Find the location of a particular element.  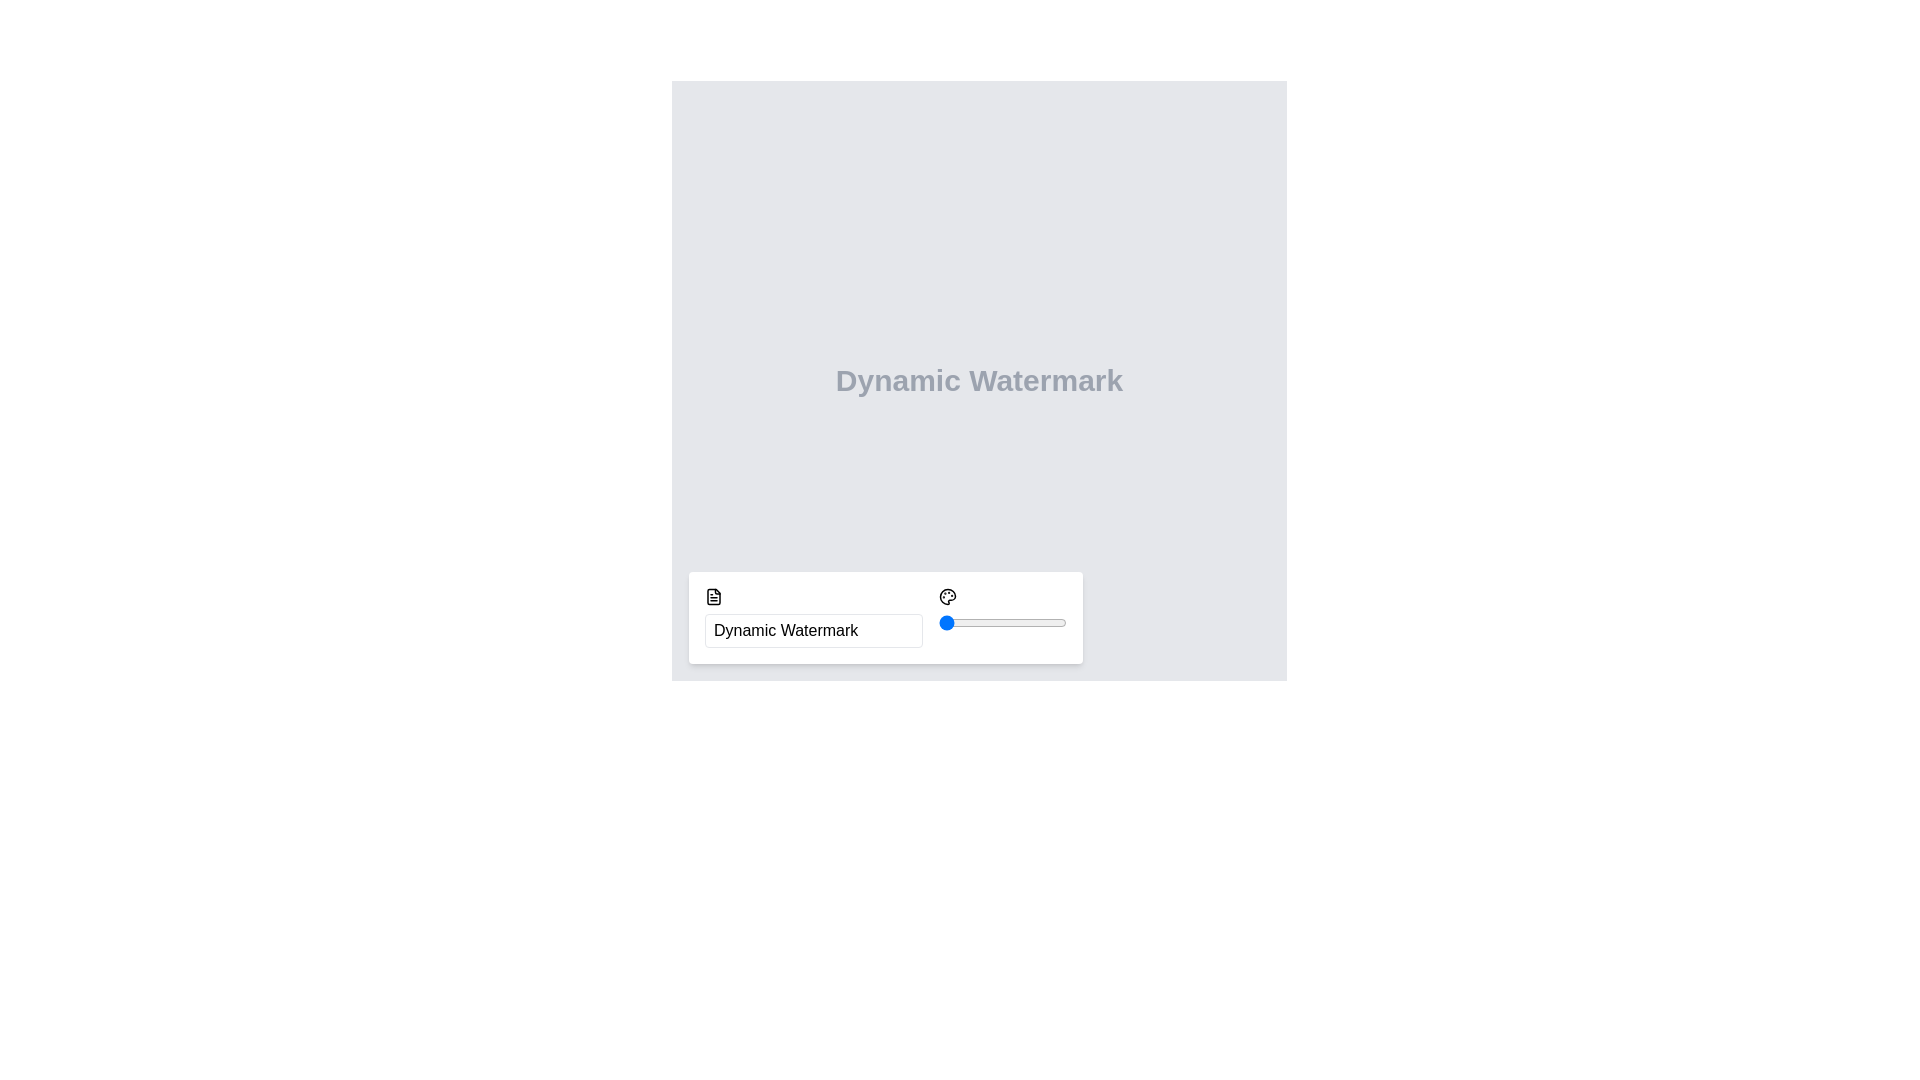

rotation angle is located at coordinates (1034, 622).